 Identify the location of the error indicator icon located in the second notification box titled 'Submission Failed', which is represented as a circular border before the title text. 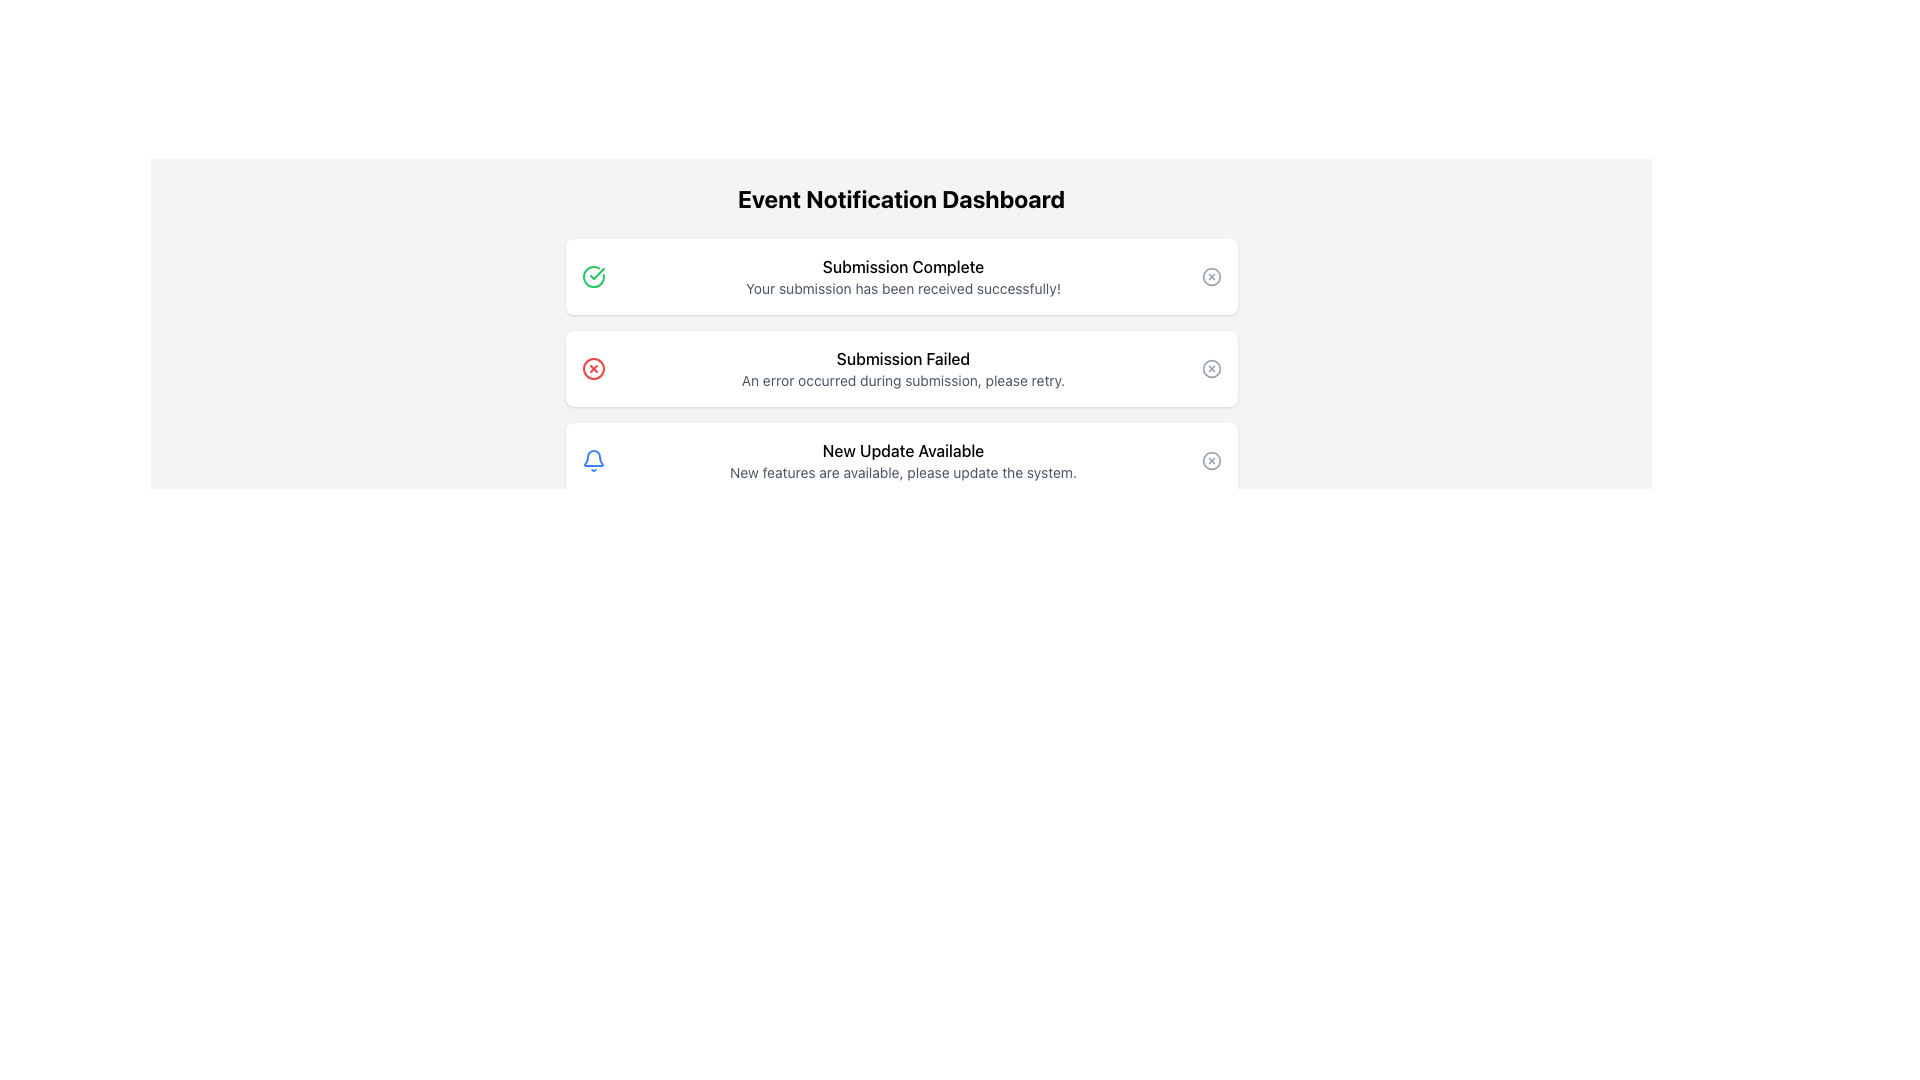
(592, 369).